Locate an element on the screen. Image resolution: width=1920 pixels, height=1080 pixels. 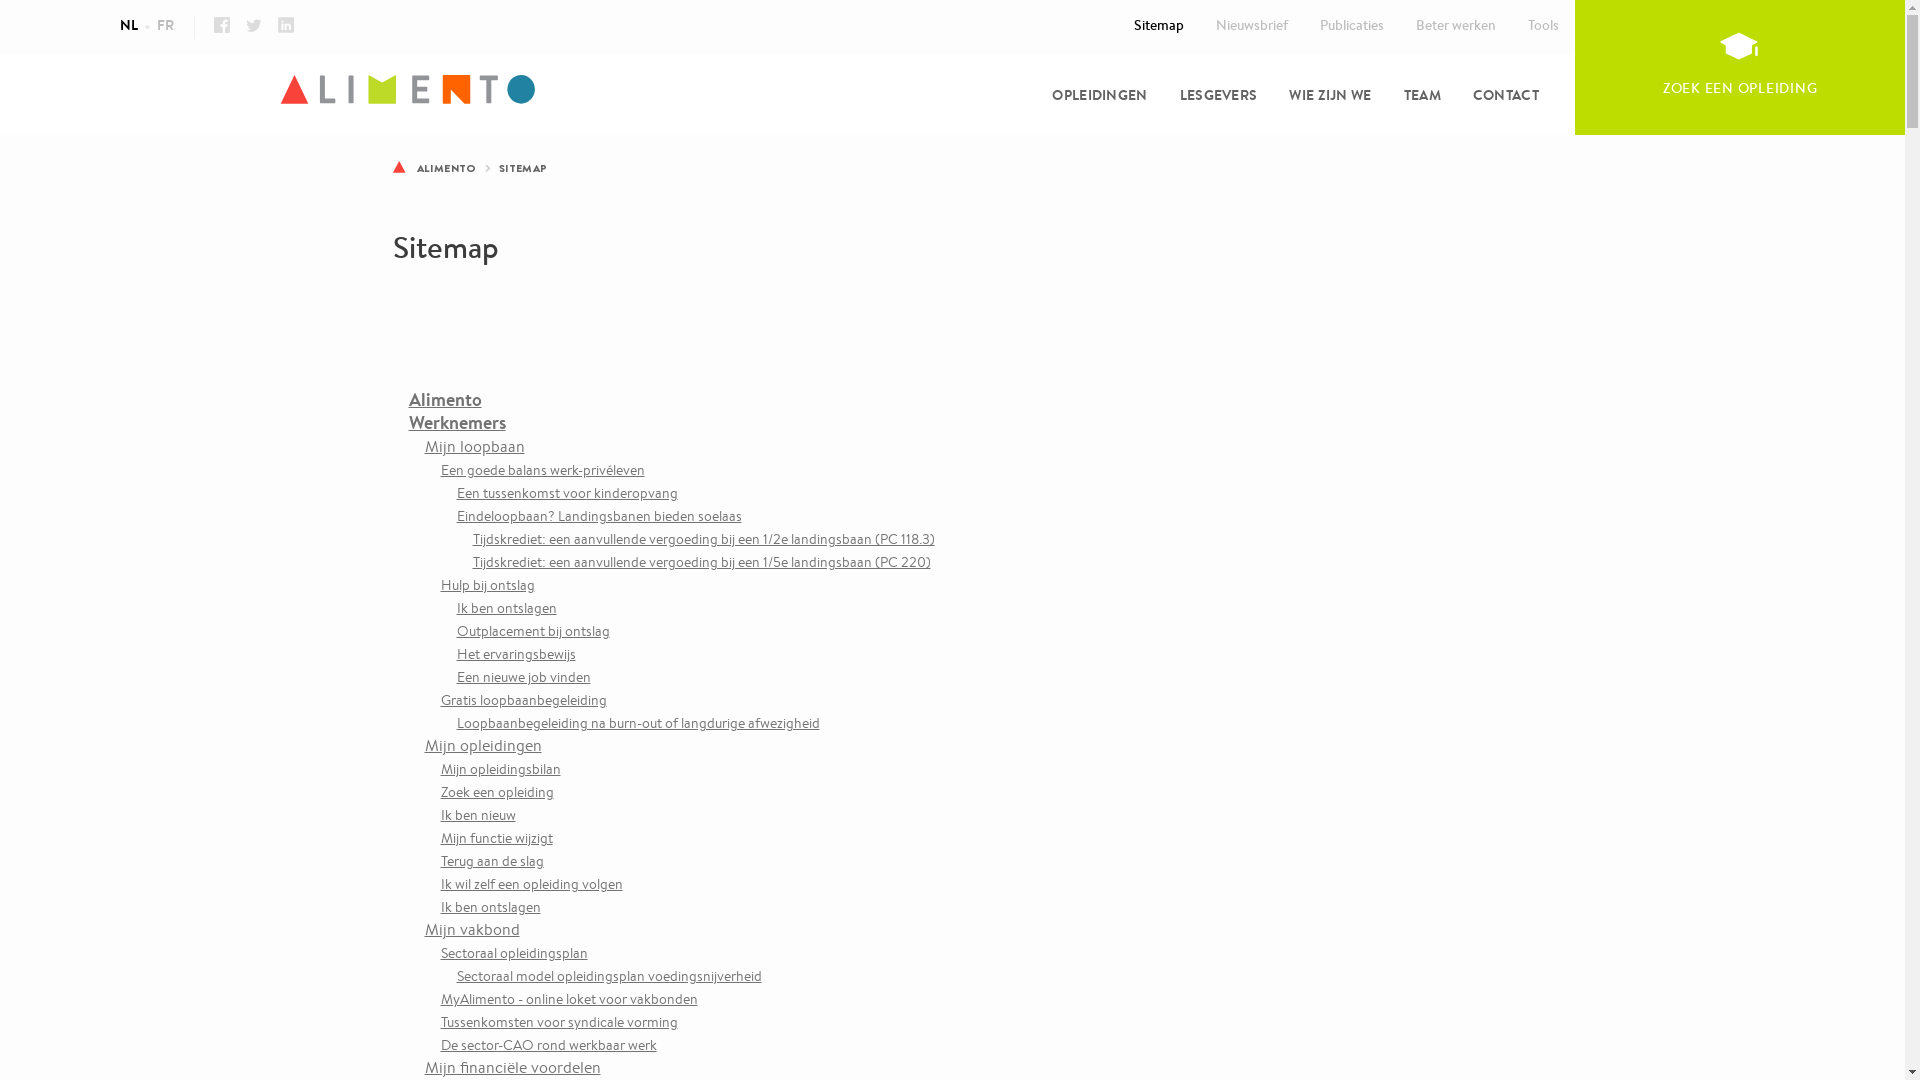
'Loopbaanbegeleiding na burn-out of langdurige afwezigheid' is located at coordinates (636, 722).